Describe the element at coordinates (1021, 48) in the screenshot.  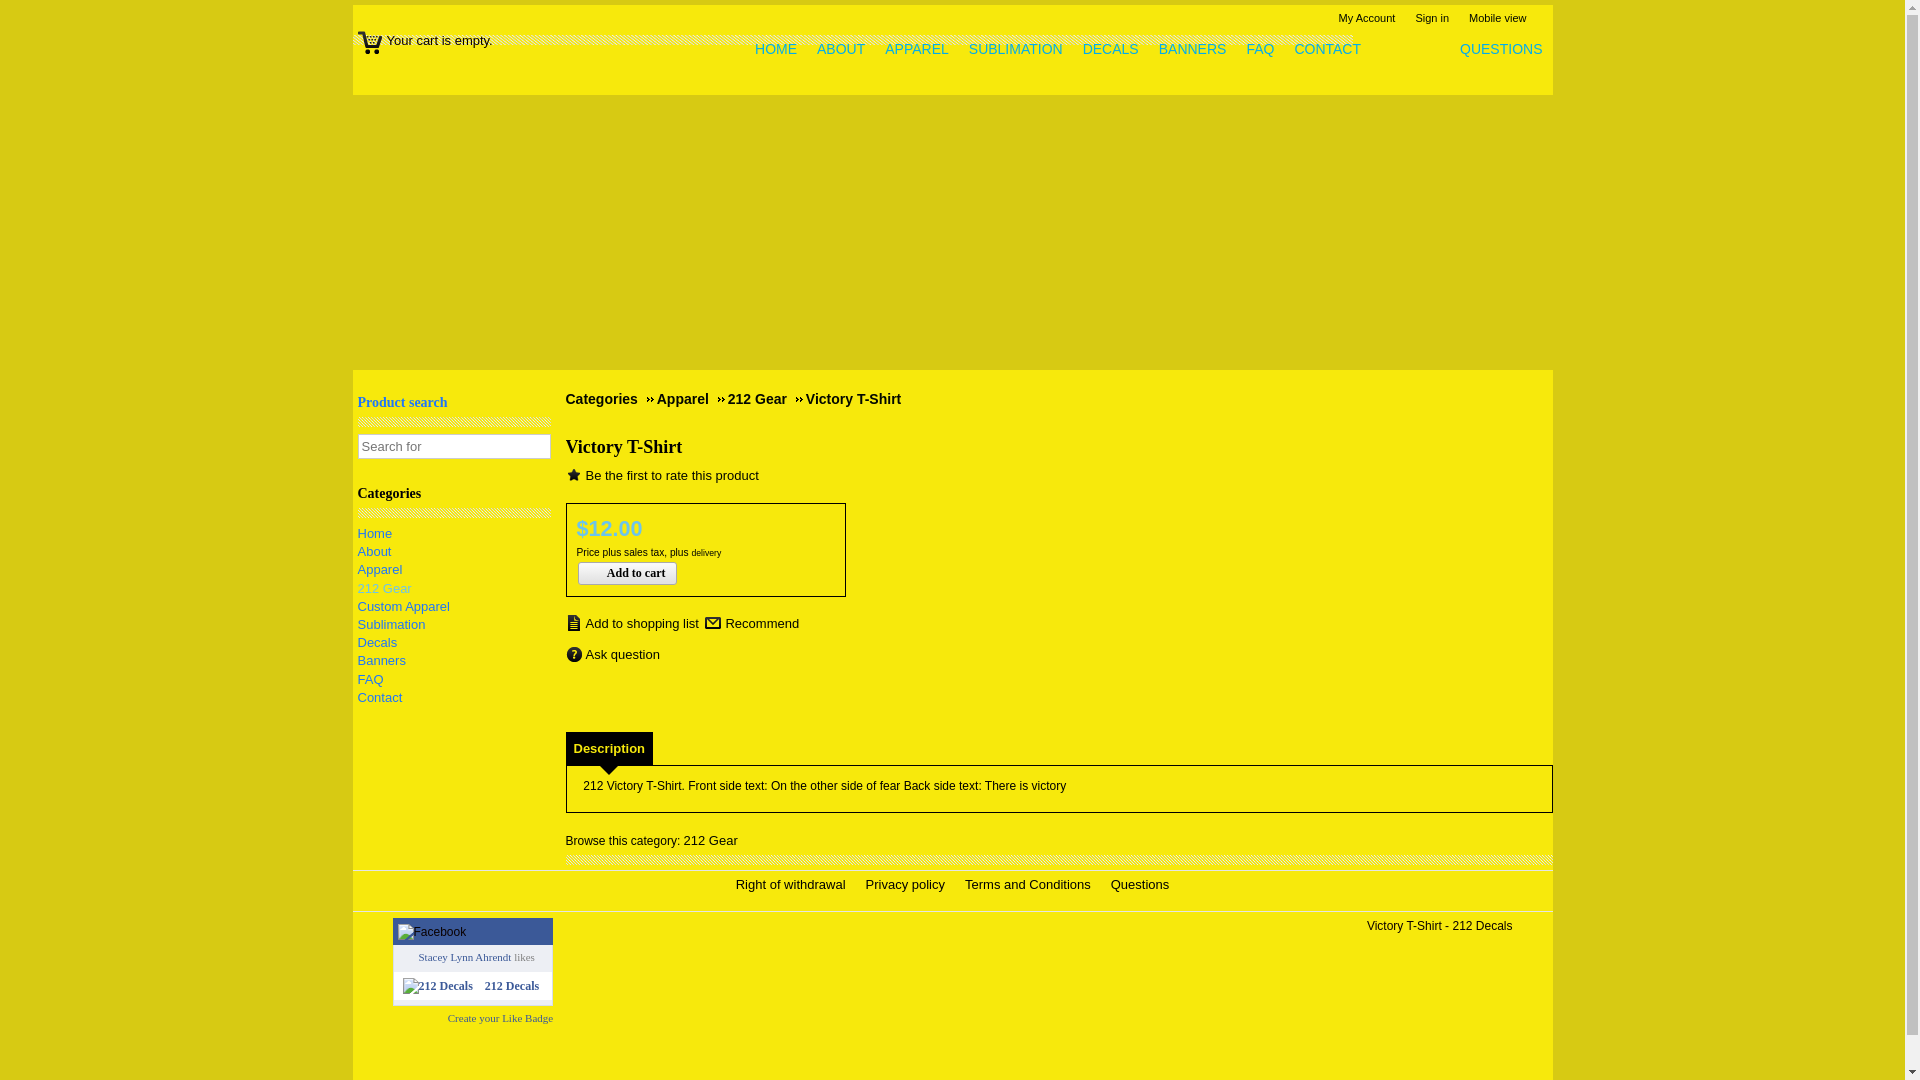
I see `'SUBLIMATION'` at that location.